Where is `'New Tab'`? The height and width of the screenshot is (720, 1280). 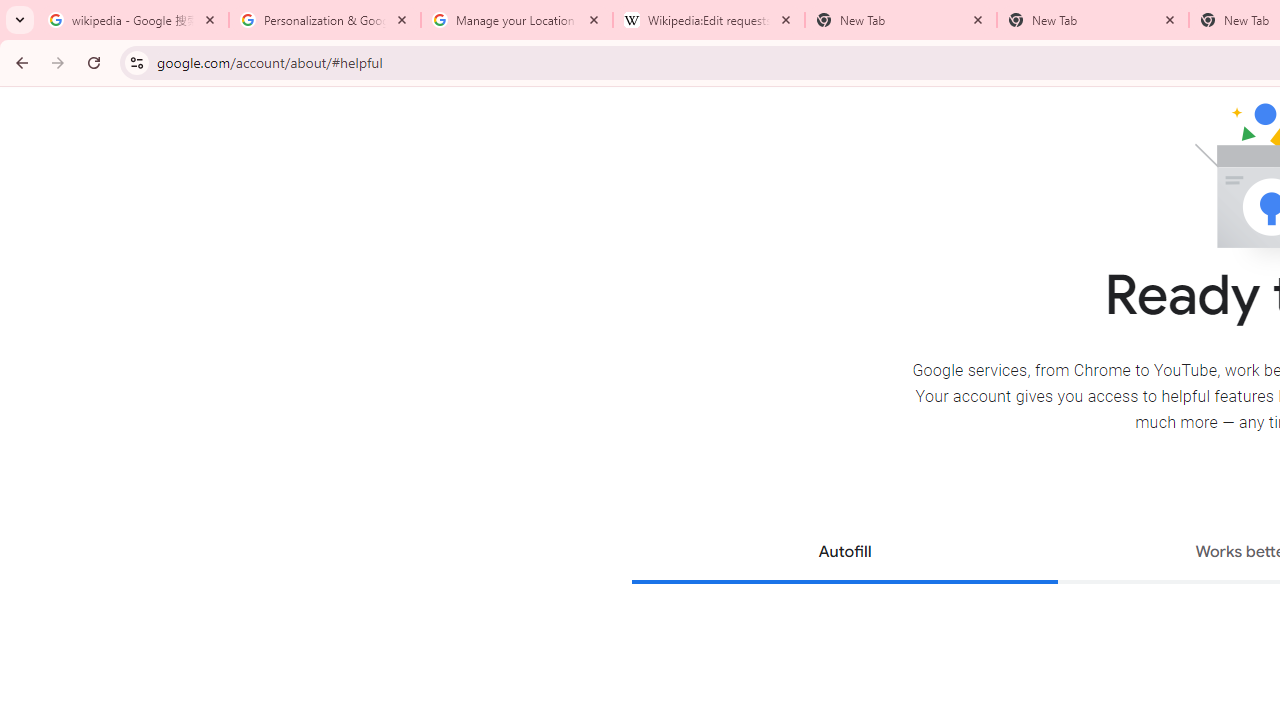 'New Tab' is located at coordinates (1092, 20).